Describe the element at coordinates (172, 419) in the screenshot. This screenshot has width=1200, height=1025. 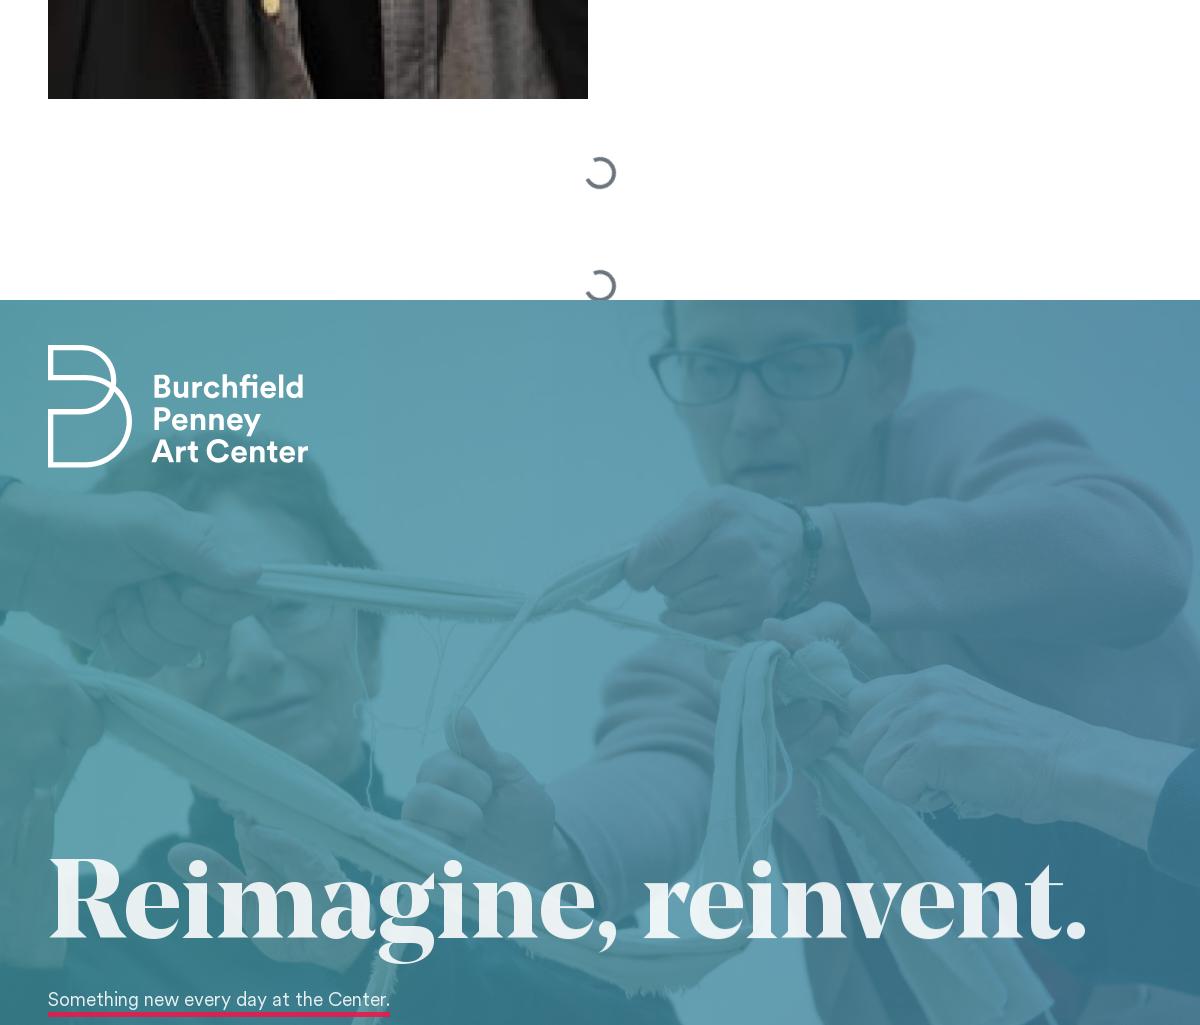
I see `'email'` at that location.